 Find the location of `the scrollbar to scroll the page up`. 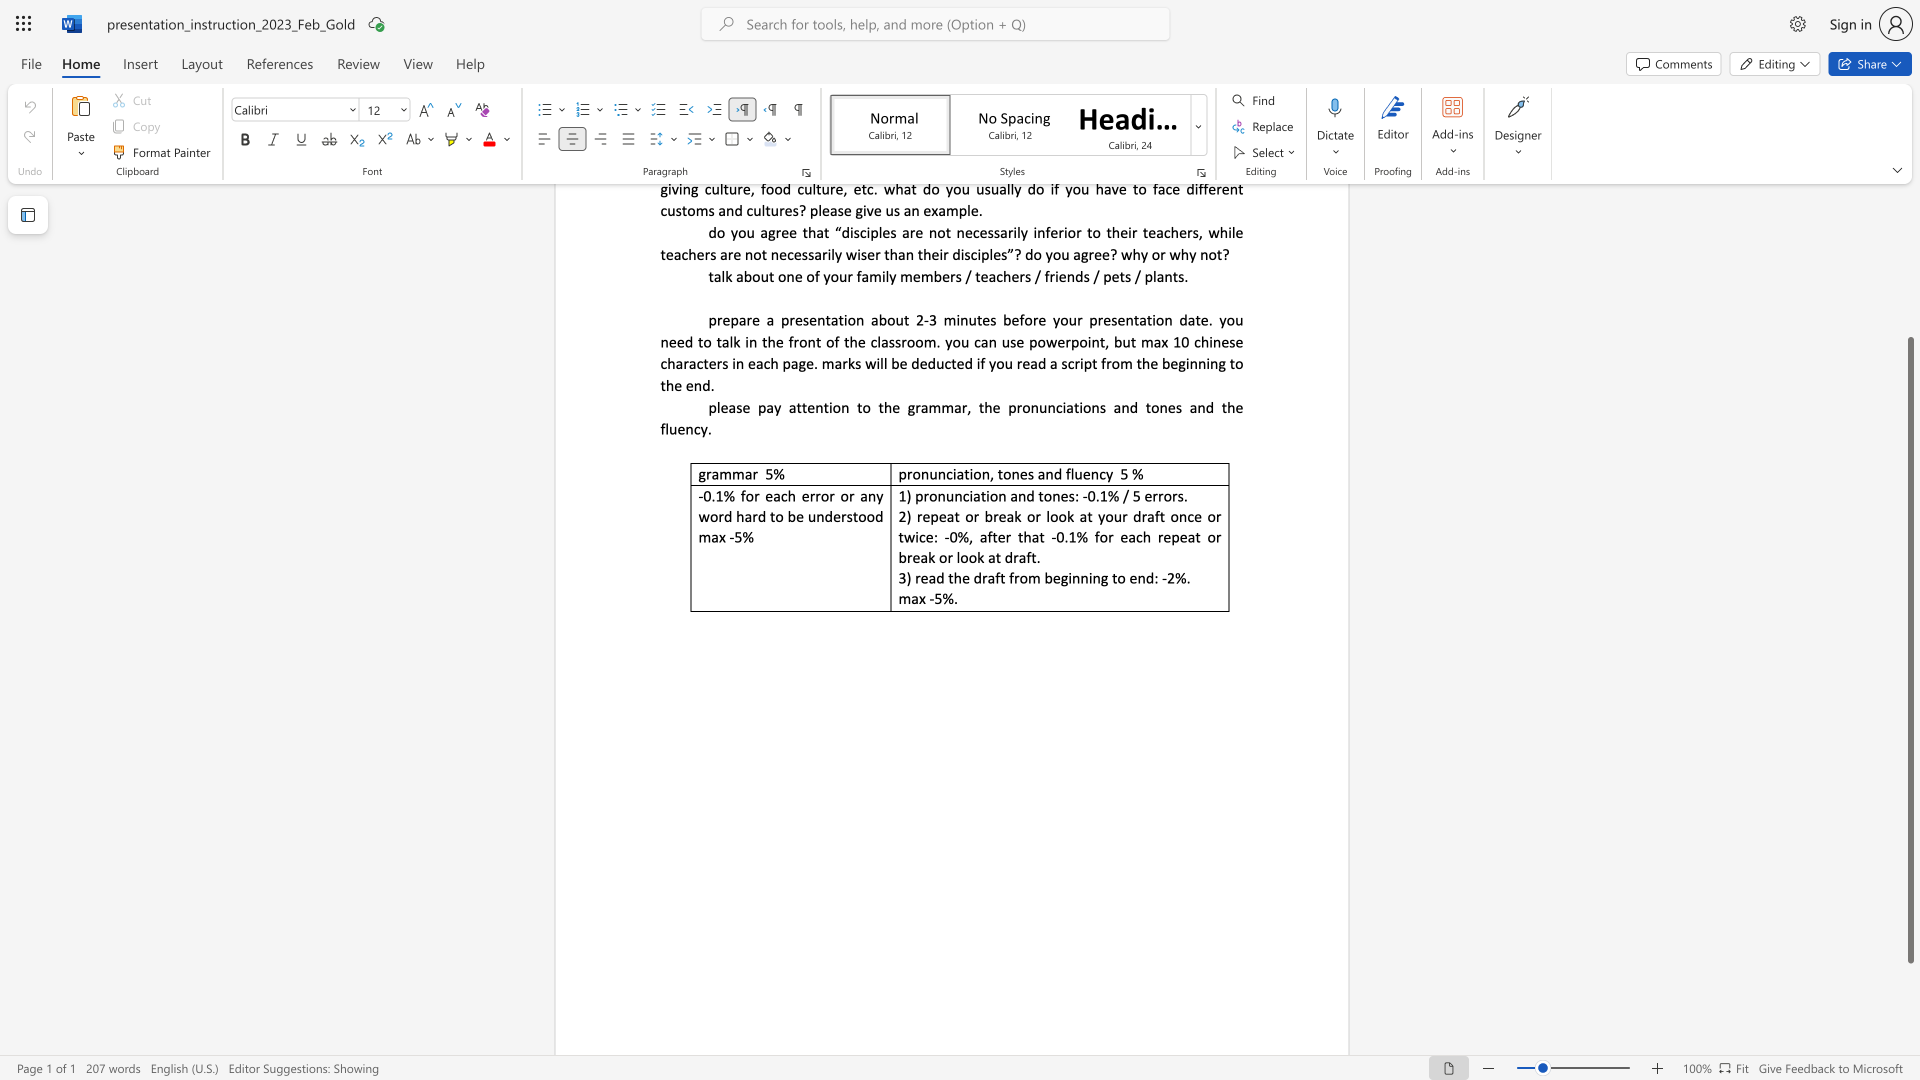

the scrollbar to scroll the page up is located at coordinates (1909, 319).